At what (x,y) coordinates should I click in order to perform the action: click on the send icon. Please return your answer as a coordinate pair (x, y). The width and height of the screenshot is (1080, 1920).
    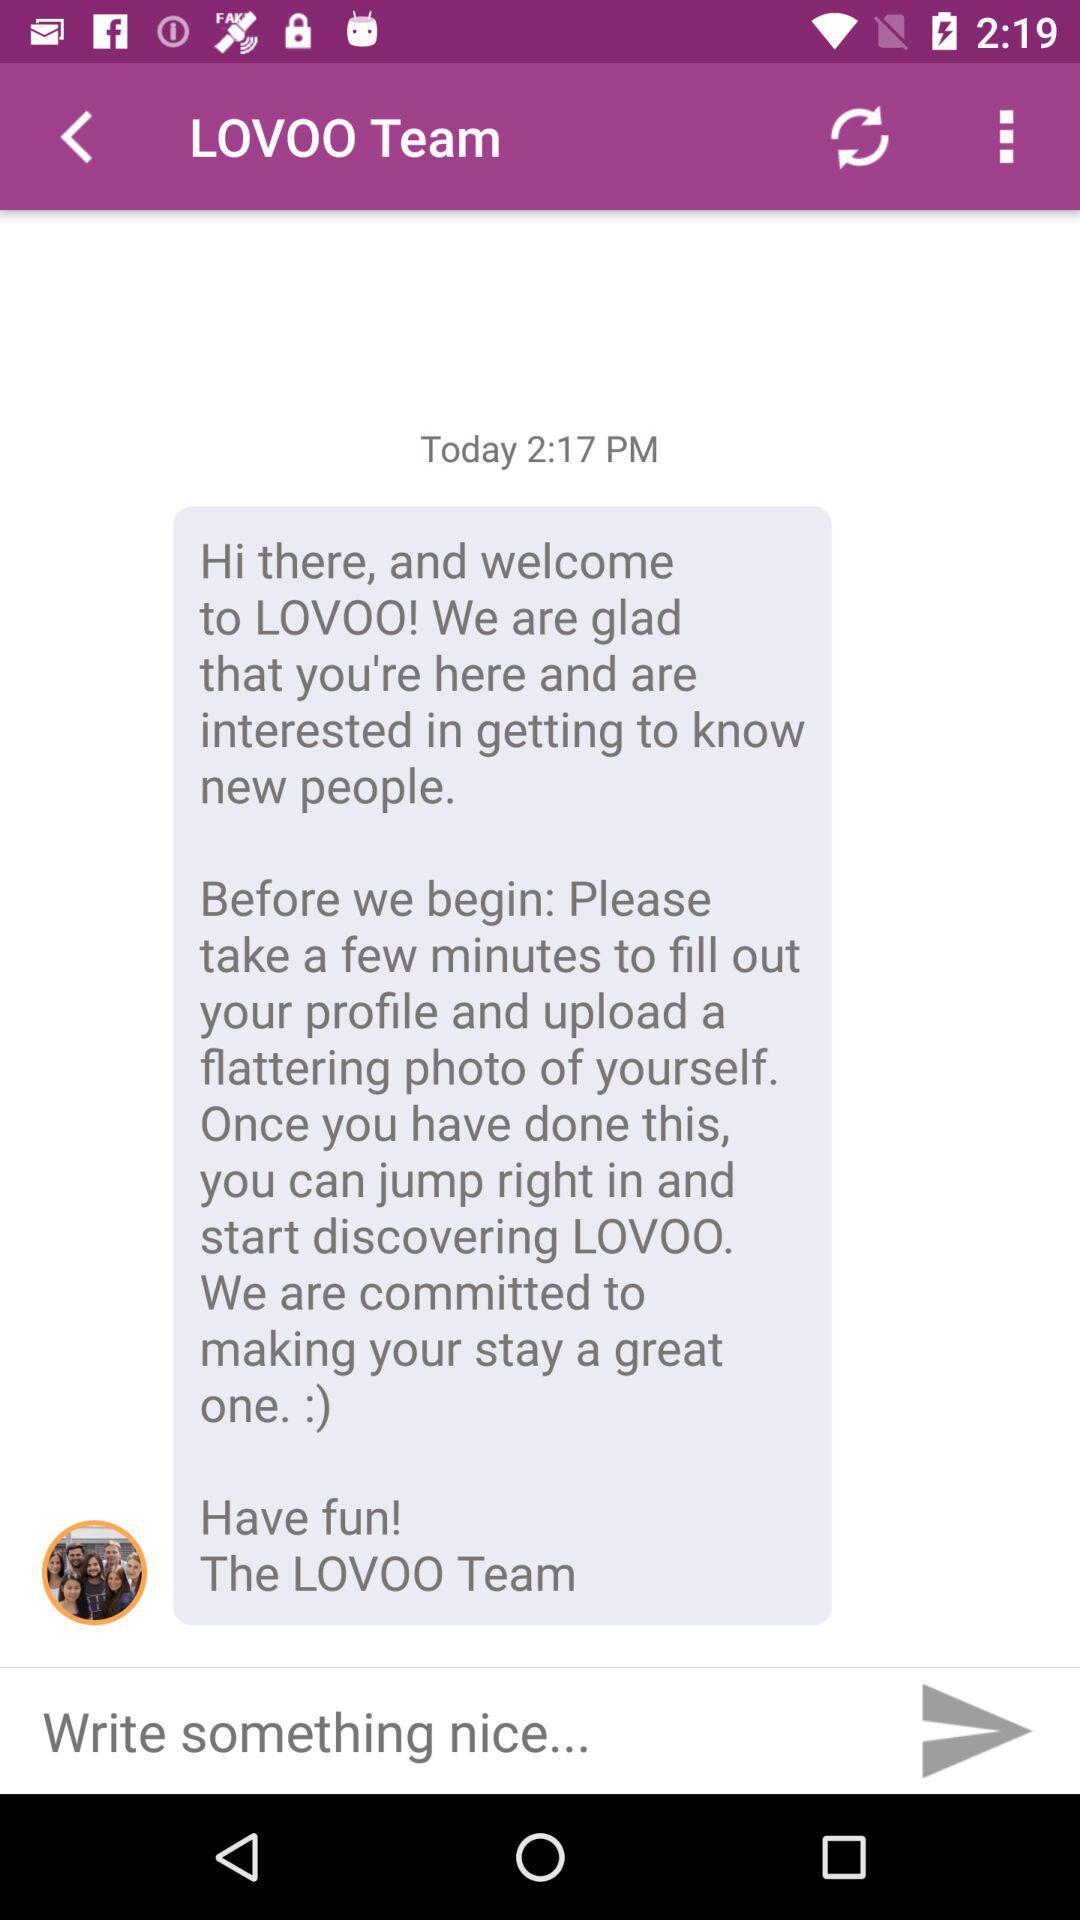
    Looking at the image, I should click on (974, 1730).